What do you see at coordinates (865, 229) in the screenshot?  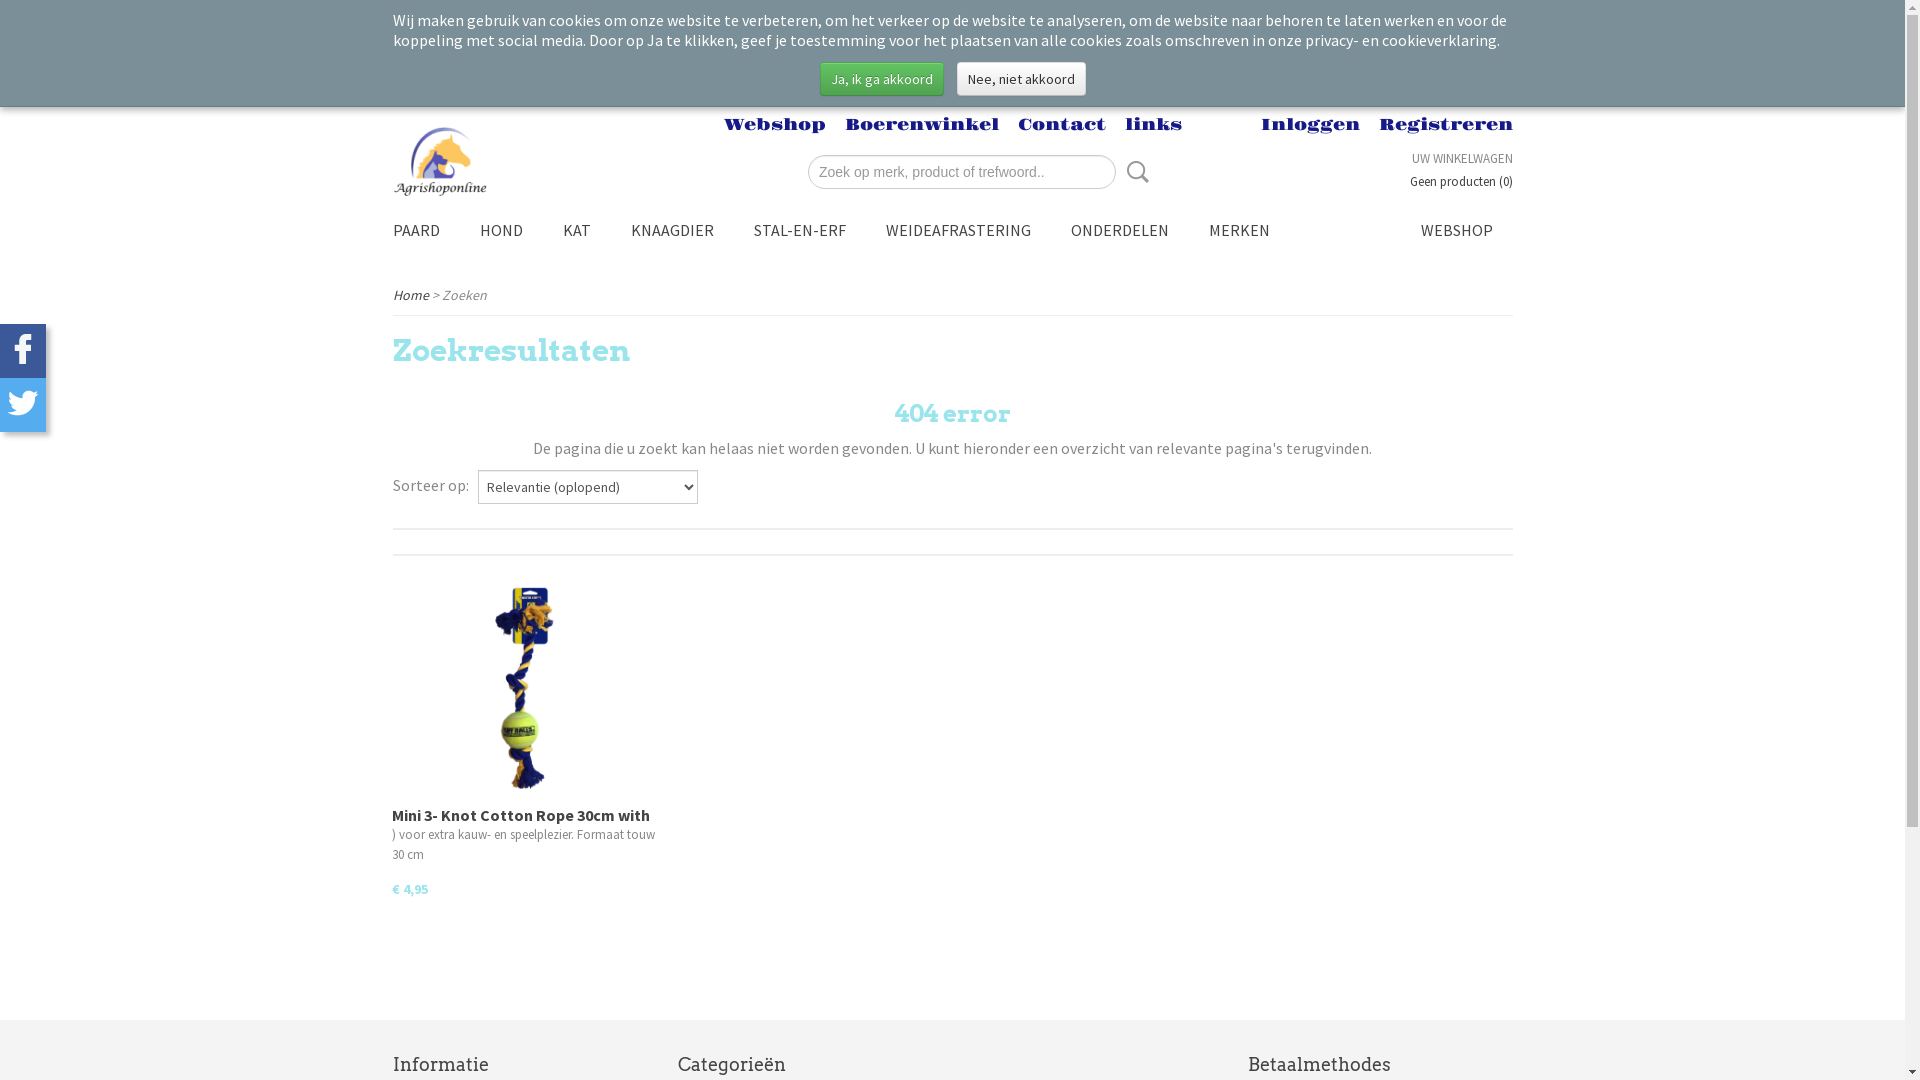 I see `'WEIDEAFRASTERING'` at bounding box center [865, 229].